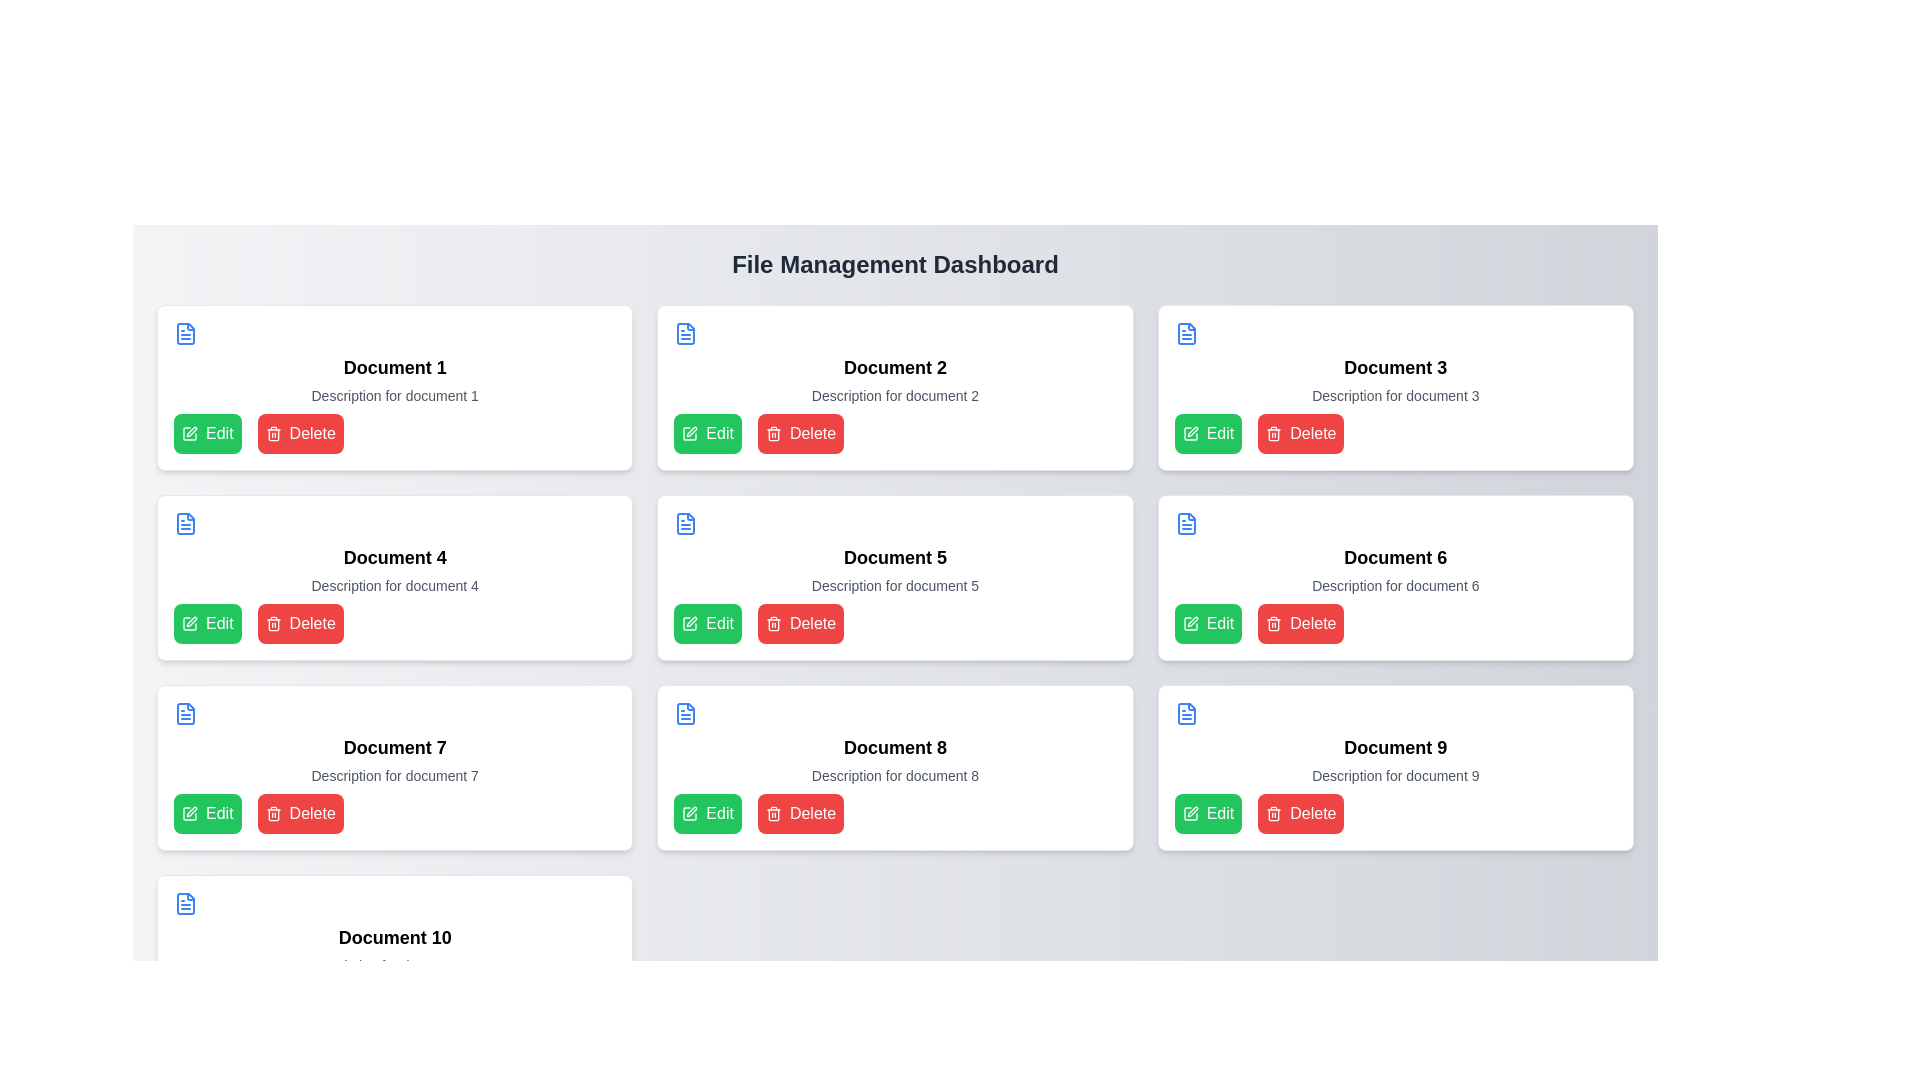 The width and height of the screenshot is (1920, 1080). Describe the element at coordinates (1394, 774) in the screenshot. I see `the descriptive text label that provides additional information about 'Document 9', which is located under the title and above the 'Edit' and 'Delete' controls in the ninth card of the grid layout` at that location.